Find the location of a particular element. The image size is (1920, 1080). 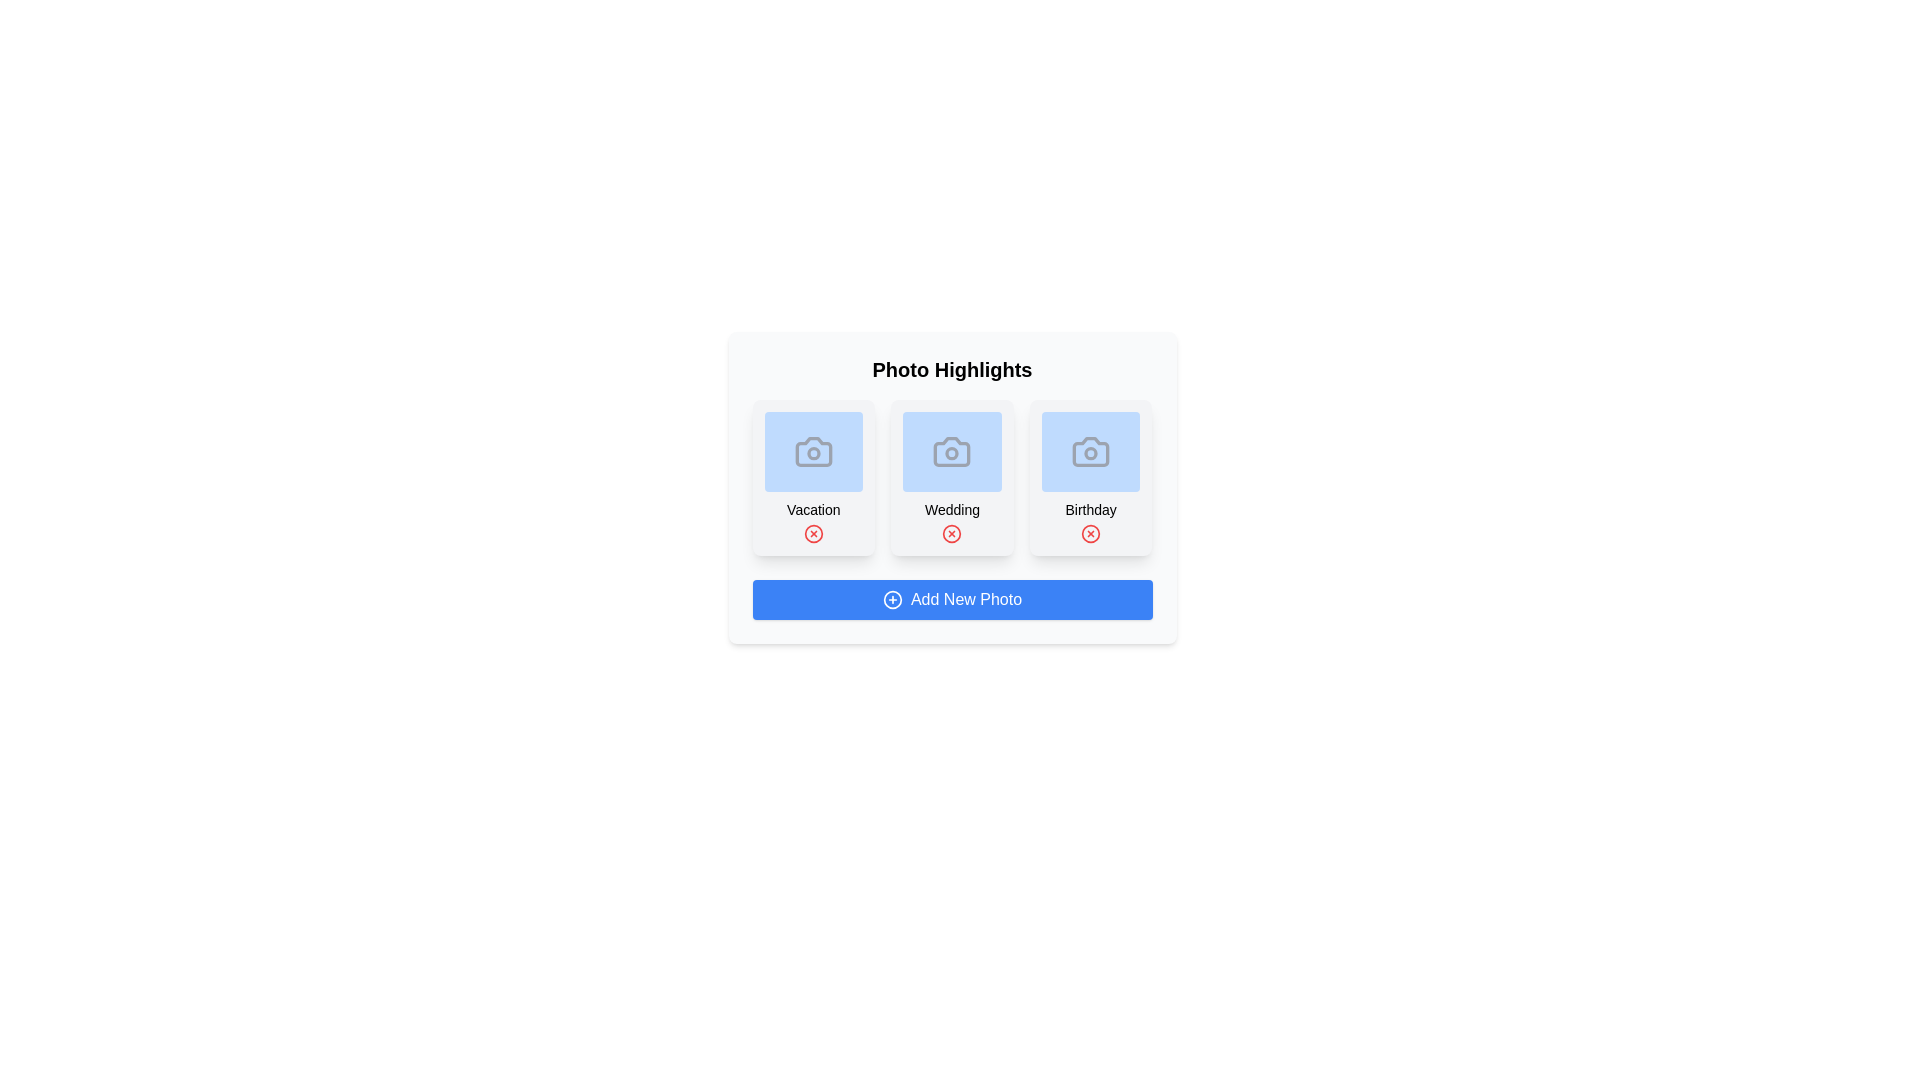

the delete button for the photo labeled Birthday is located at coordinates (1090, 532).